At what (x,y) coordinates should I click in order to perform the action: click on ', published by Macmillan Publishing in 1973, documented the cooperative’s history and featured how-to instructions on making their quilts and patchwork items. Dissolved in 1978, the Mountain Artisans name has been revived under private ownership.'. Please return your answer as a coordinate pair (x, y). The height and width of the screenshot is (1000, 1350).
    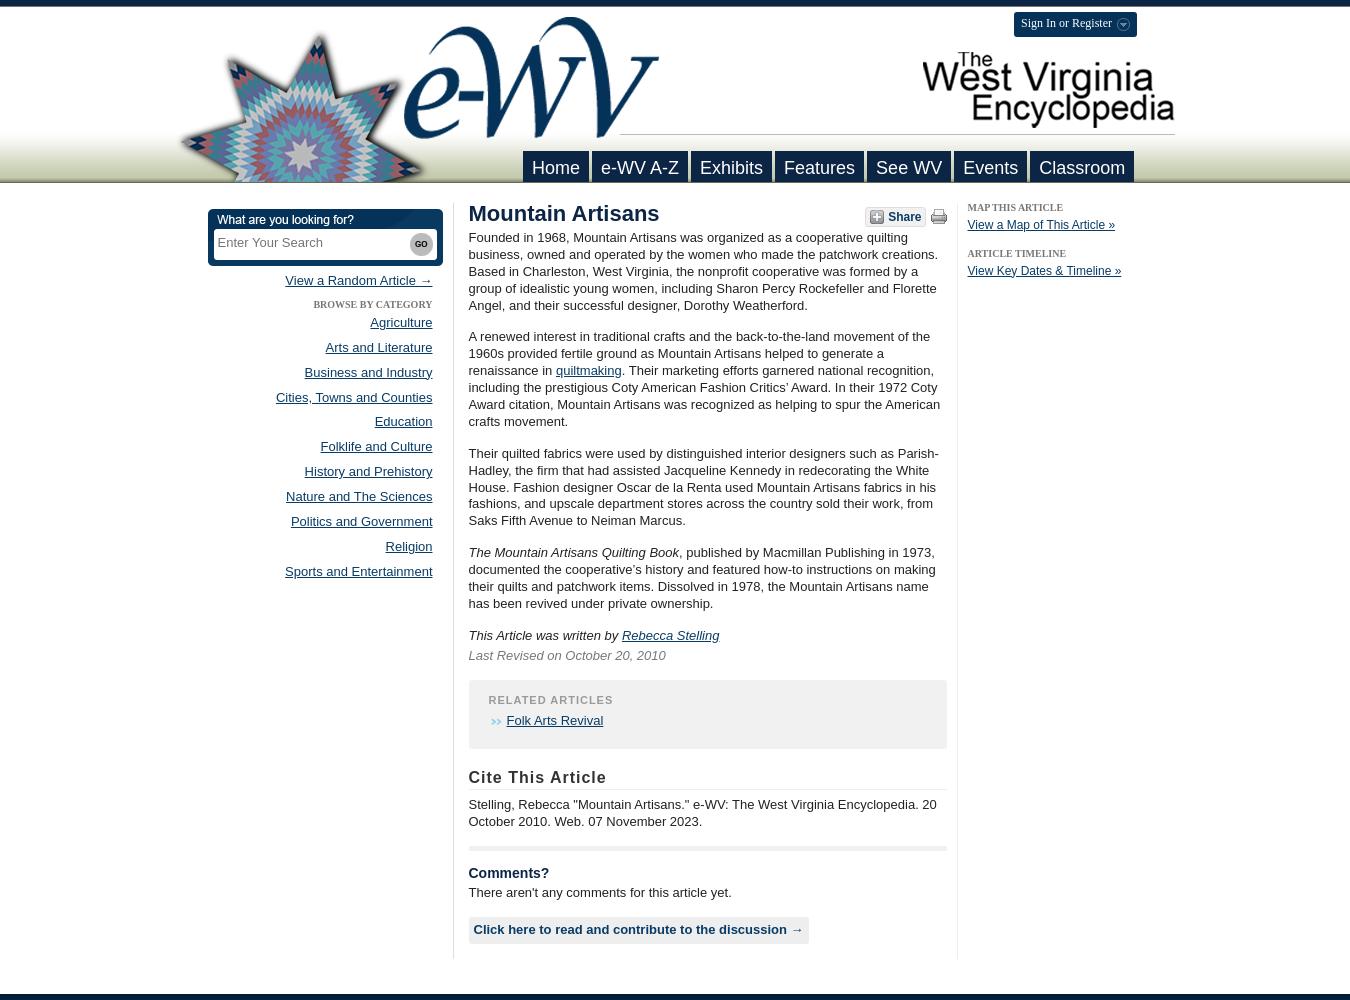
    Looking at the image, I should click on (700, 576).